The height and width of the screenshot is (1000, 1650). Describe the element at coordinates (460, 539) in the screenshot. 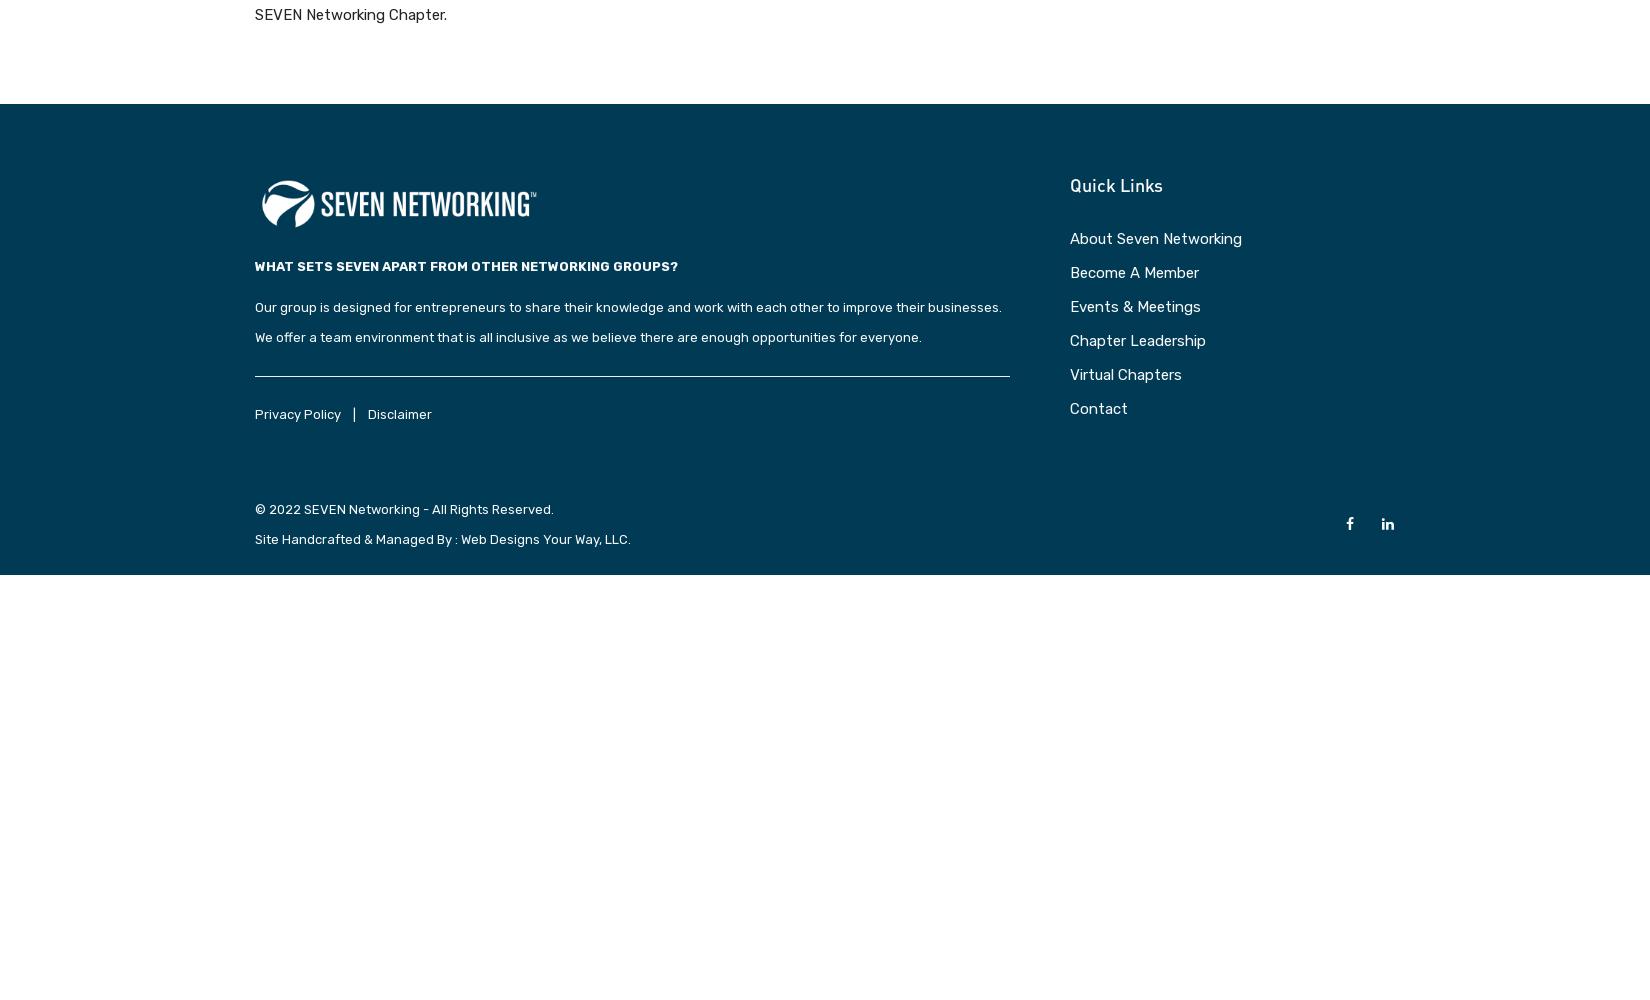

I see `'Web Designs Your Way, LLC.'` at that location.